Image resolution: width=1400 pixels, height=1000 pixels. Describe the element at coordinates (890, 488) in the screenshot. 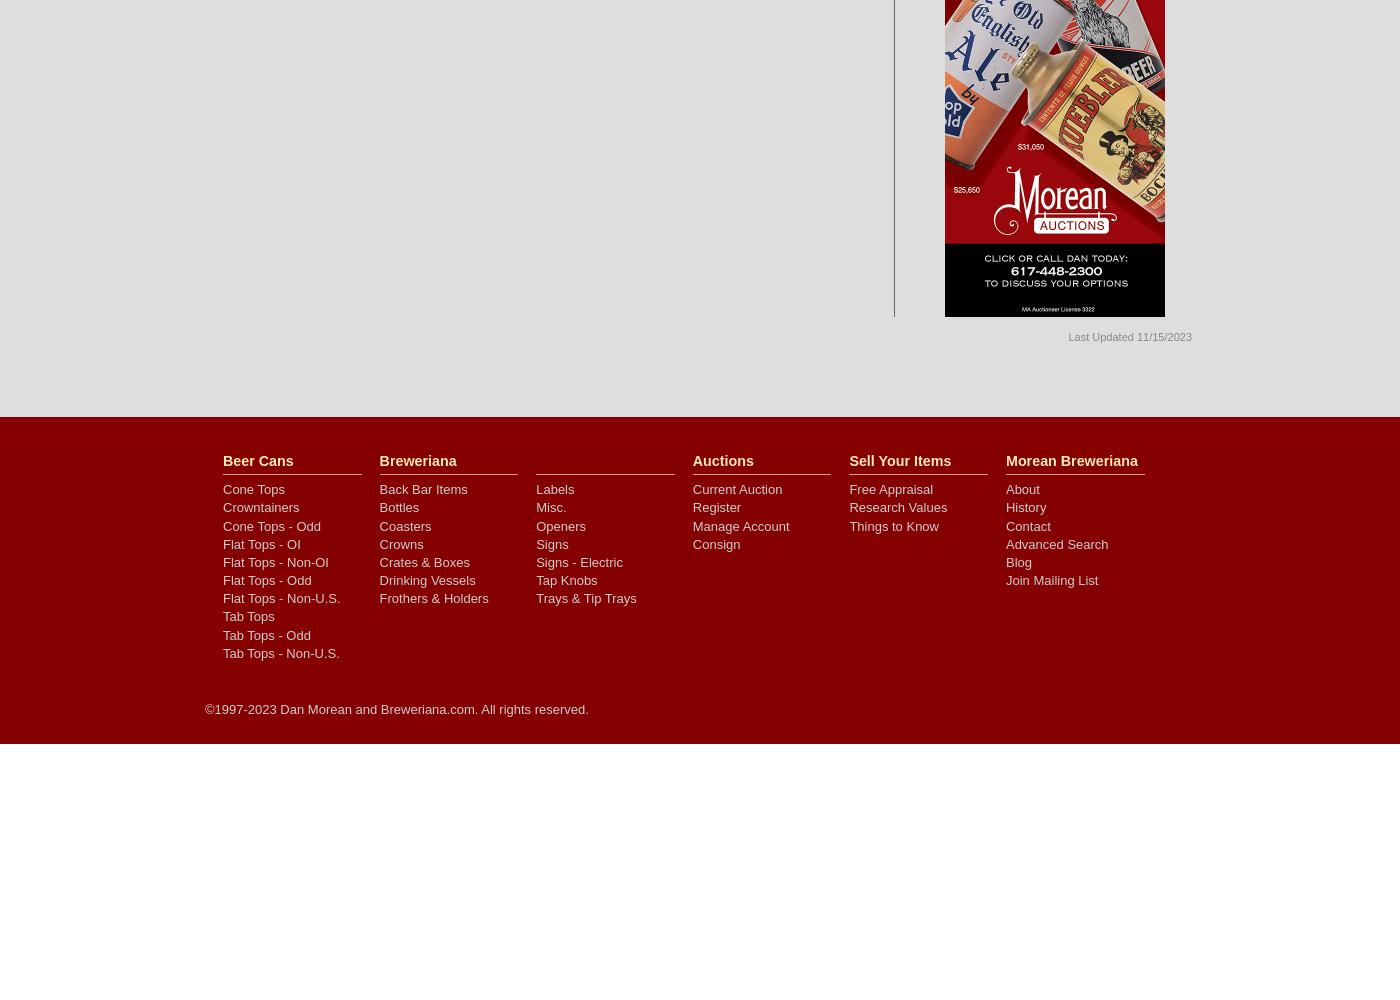

I see `'Free Appraisal'` at that location.